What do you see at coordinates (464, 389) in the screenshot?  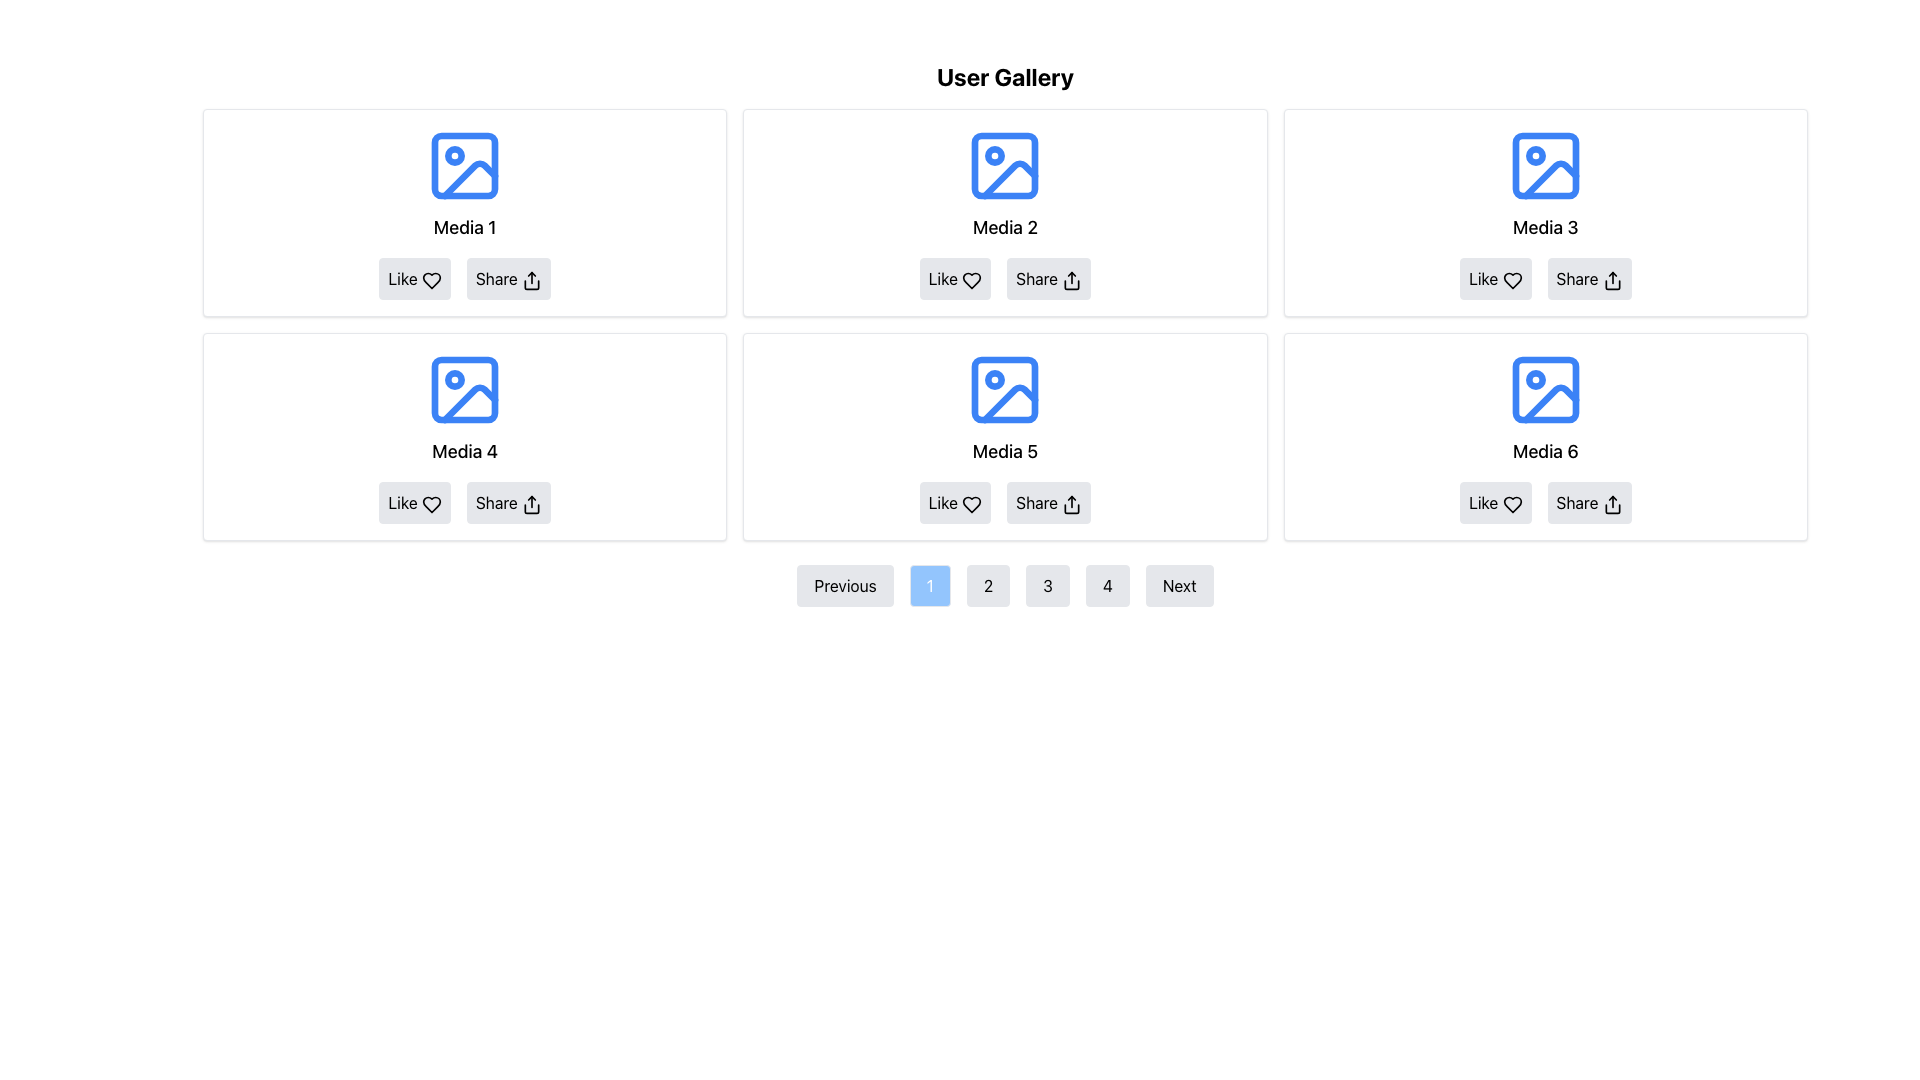 I see `the small rectangular decorative graphical component with rounded corners located in the top-left corner of the larger icon with a blue outline, which is part of the grid of interactive media preview thumbnails` at bounding box center [464, 389].